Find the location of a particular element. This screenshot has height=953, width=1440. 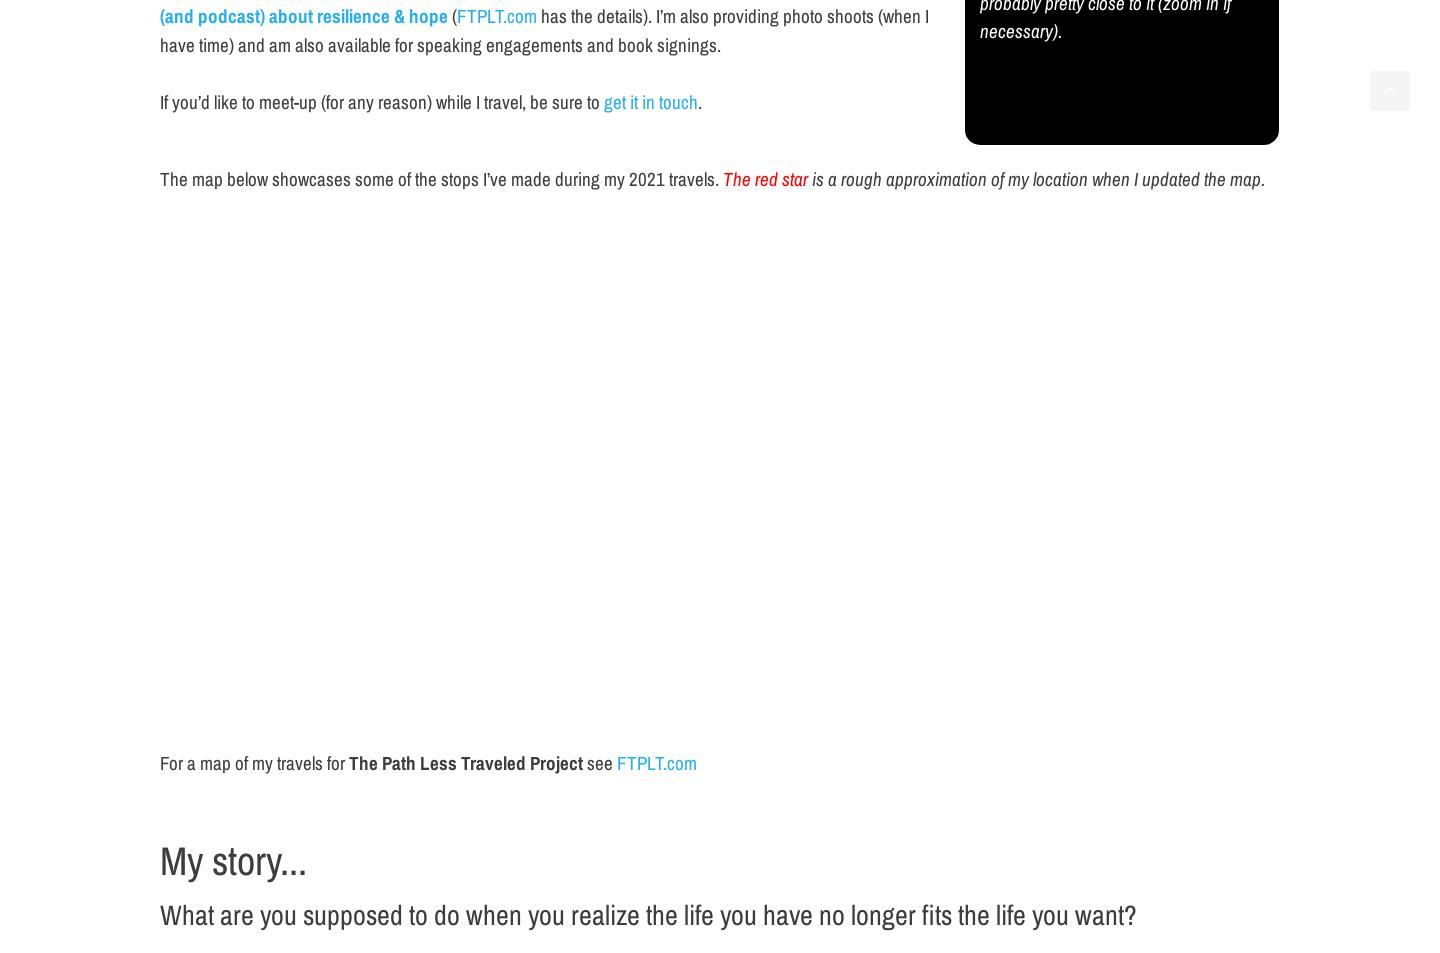

'The map below showcases some of the stops I’ve made during my 2021 travels.' is located at coordinates (441, 177).